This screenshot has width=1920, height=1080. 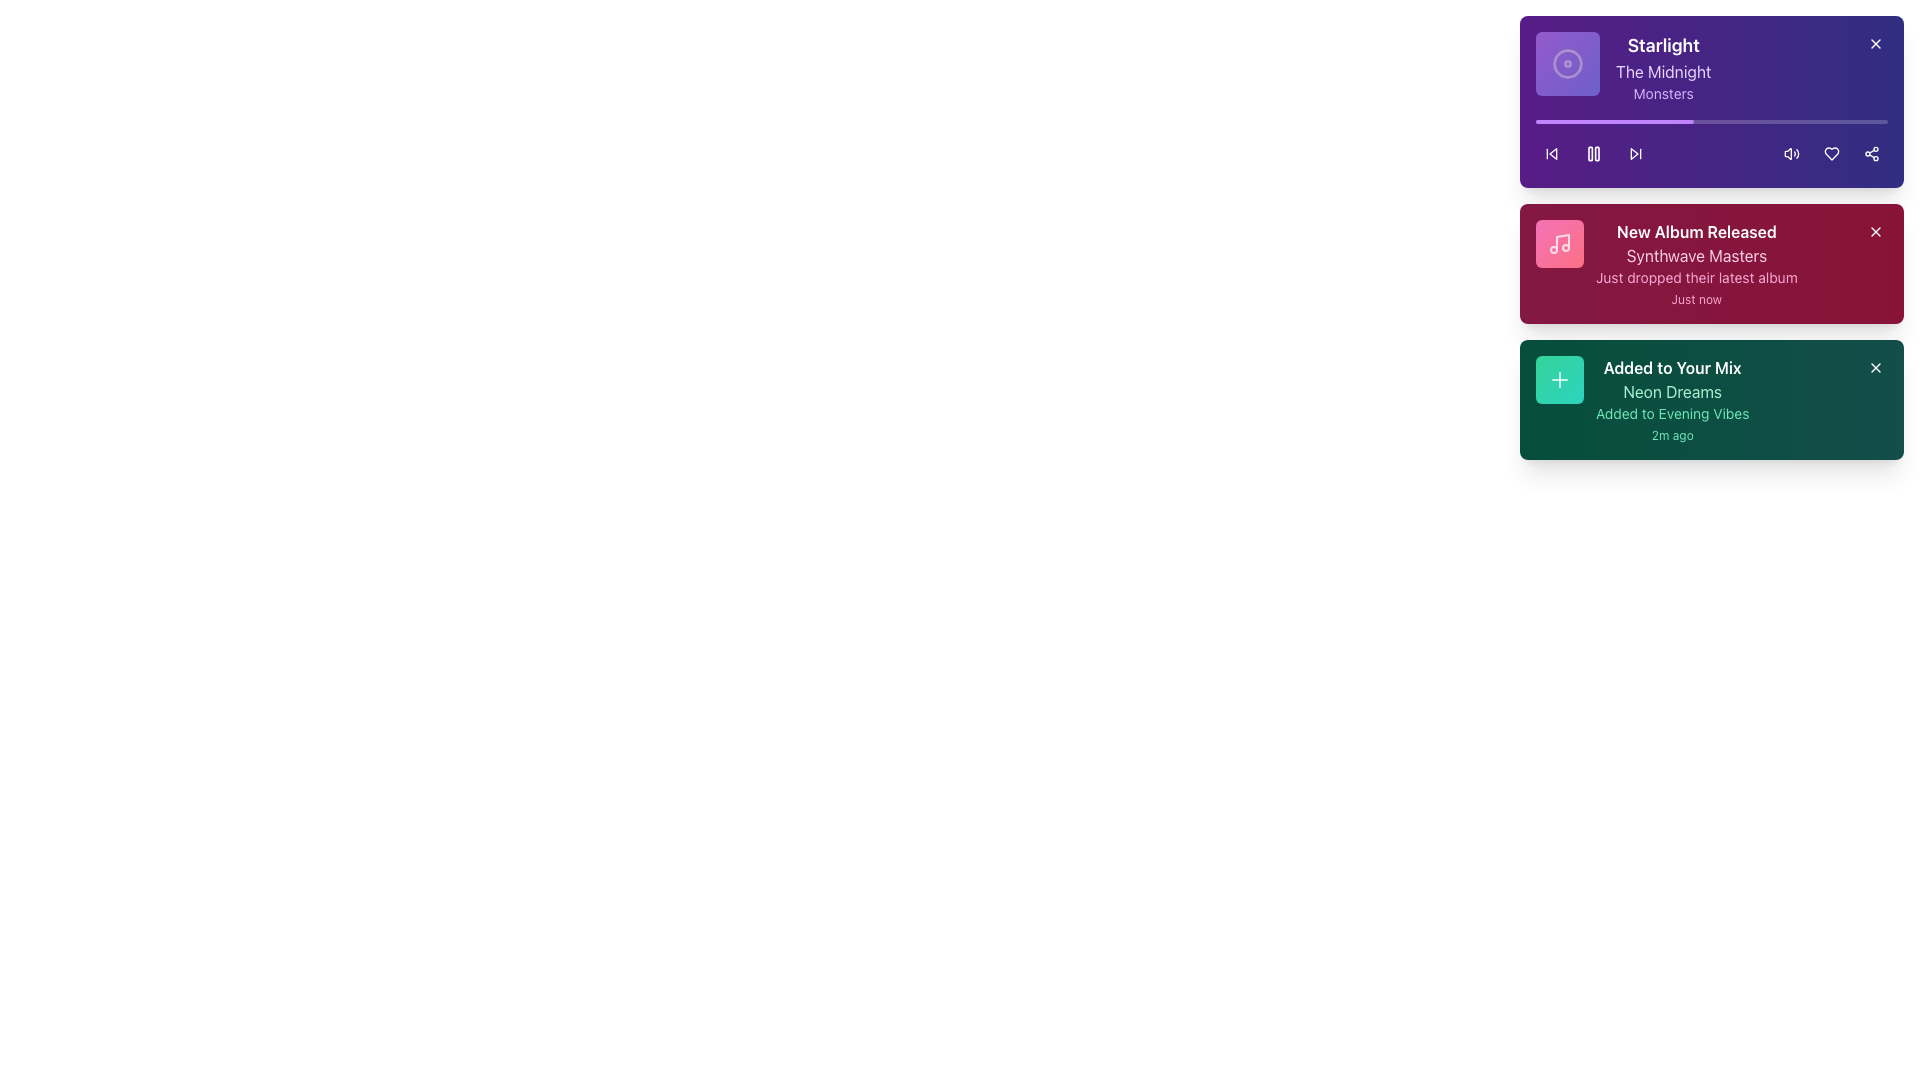 What do you see at coordinates (1559, 380) in the screenshot?
I see `the addition button located in the top-left corner of the 'Added to Your Mix' card` at bounding box center [1559, 380].